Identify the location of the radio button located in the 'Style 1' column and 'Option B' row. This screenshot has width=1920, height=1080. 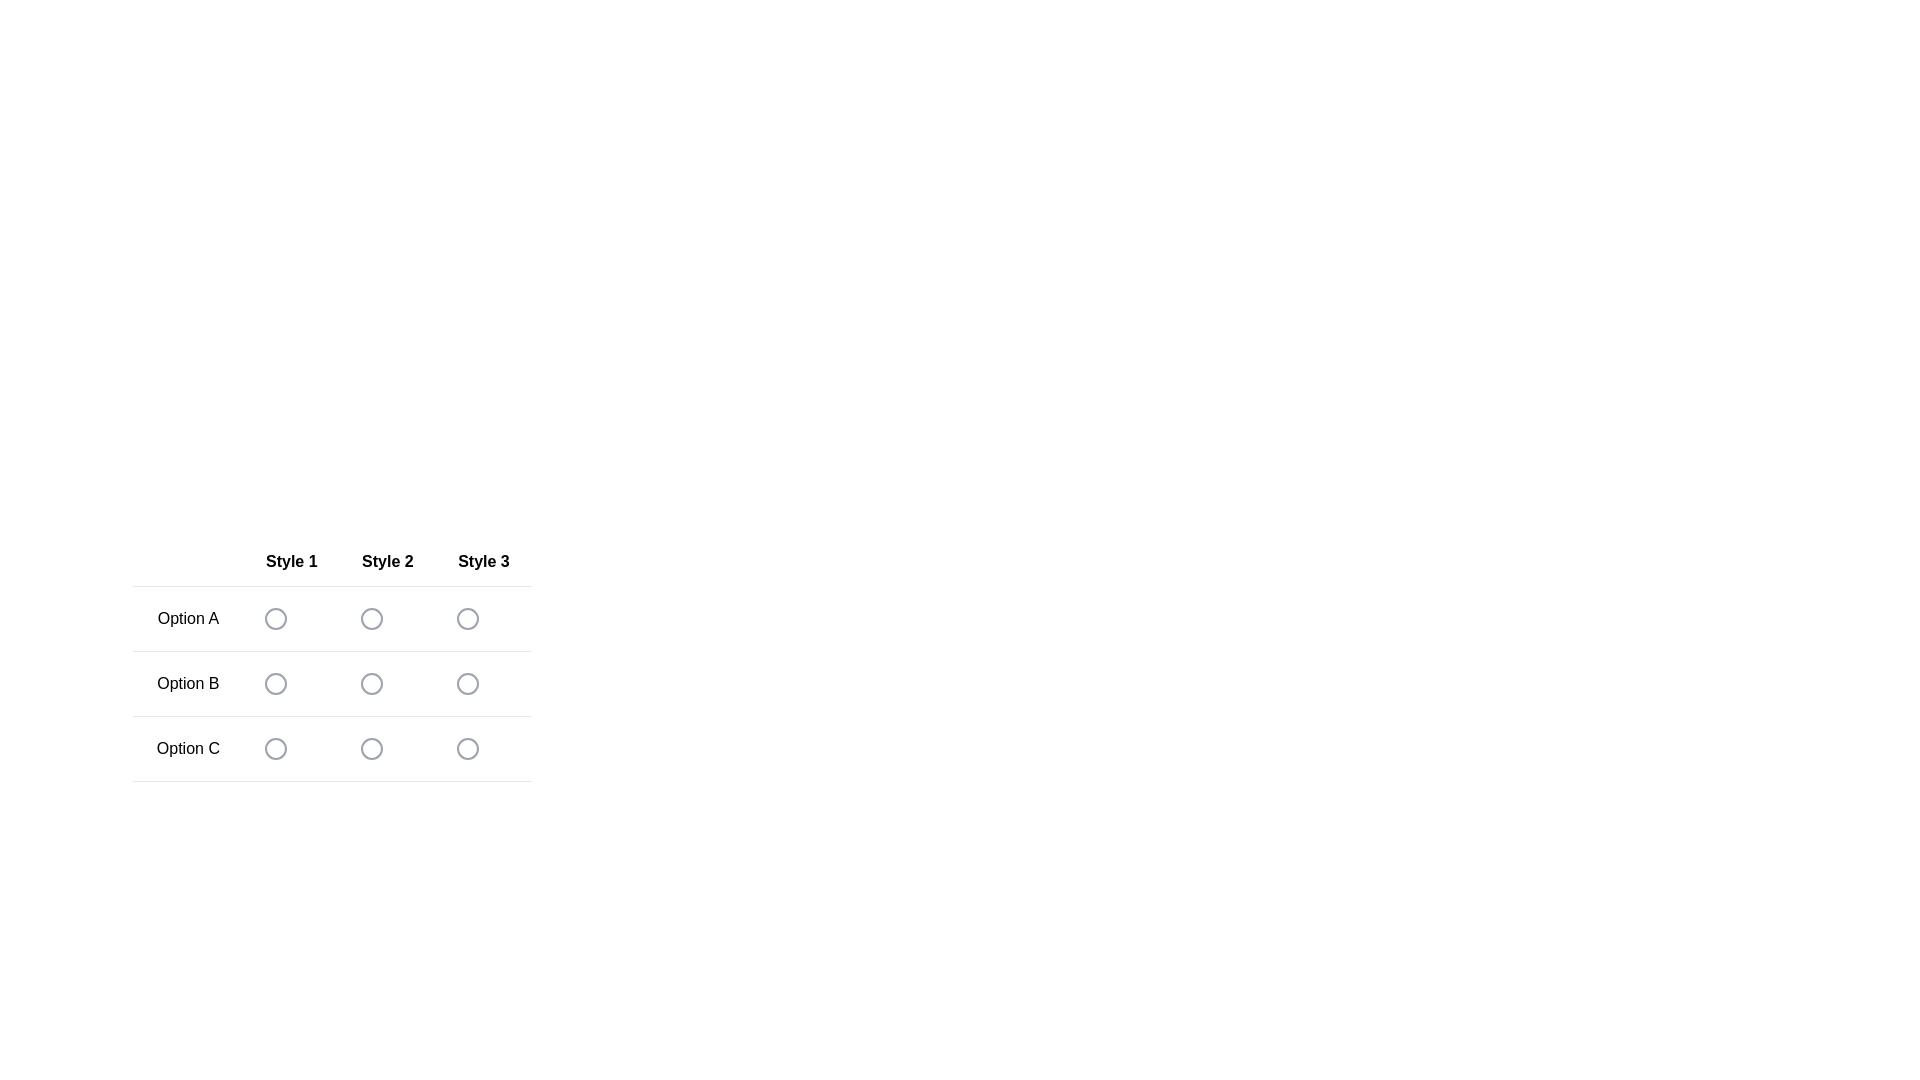
(274, 682).